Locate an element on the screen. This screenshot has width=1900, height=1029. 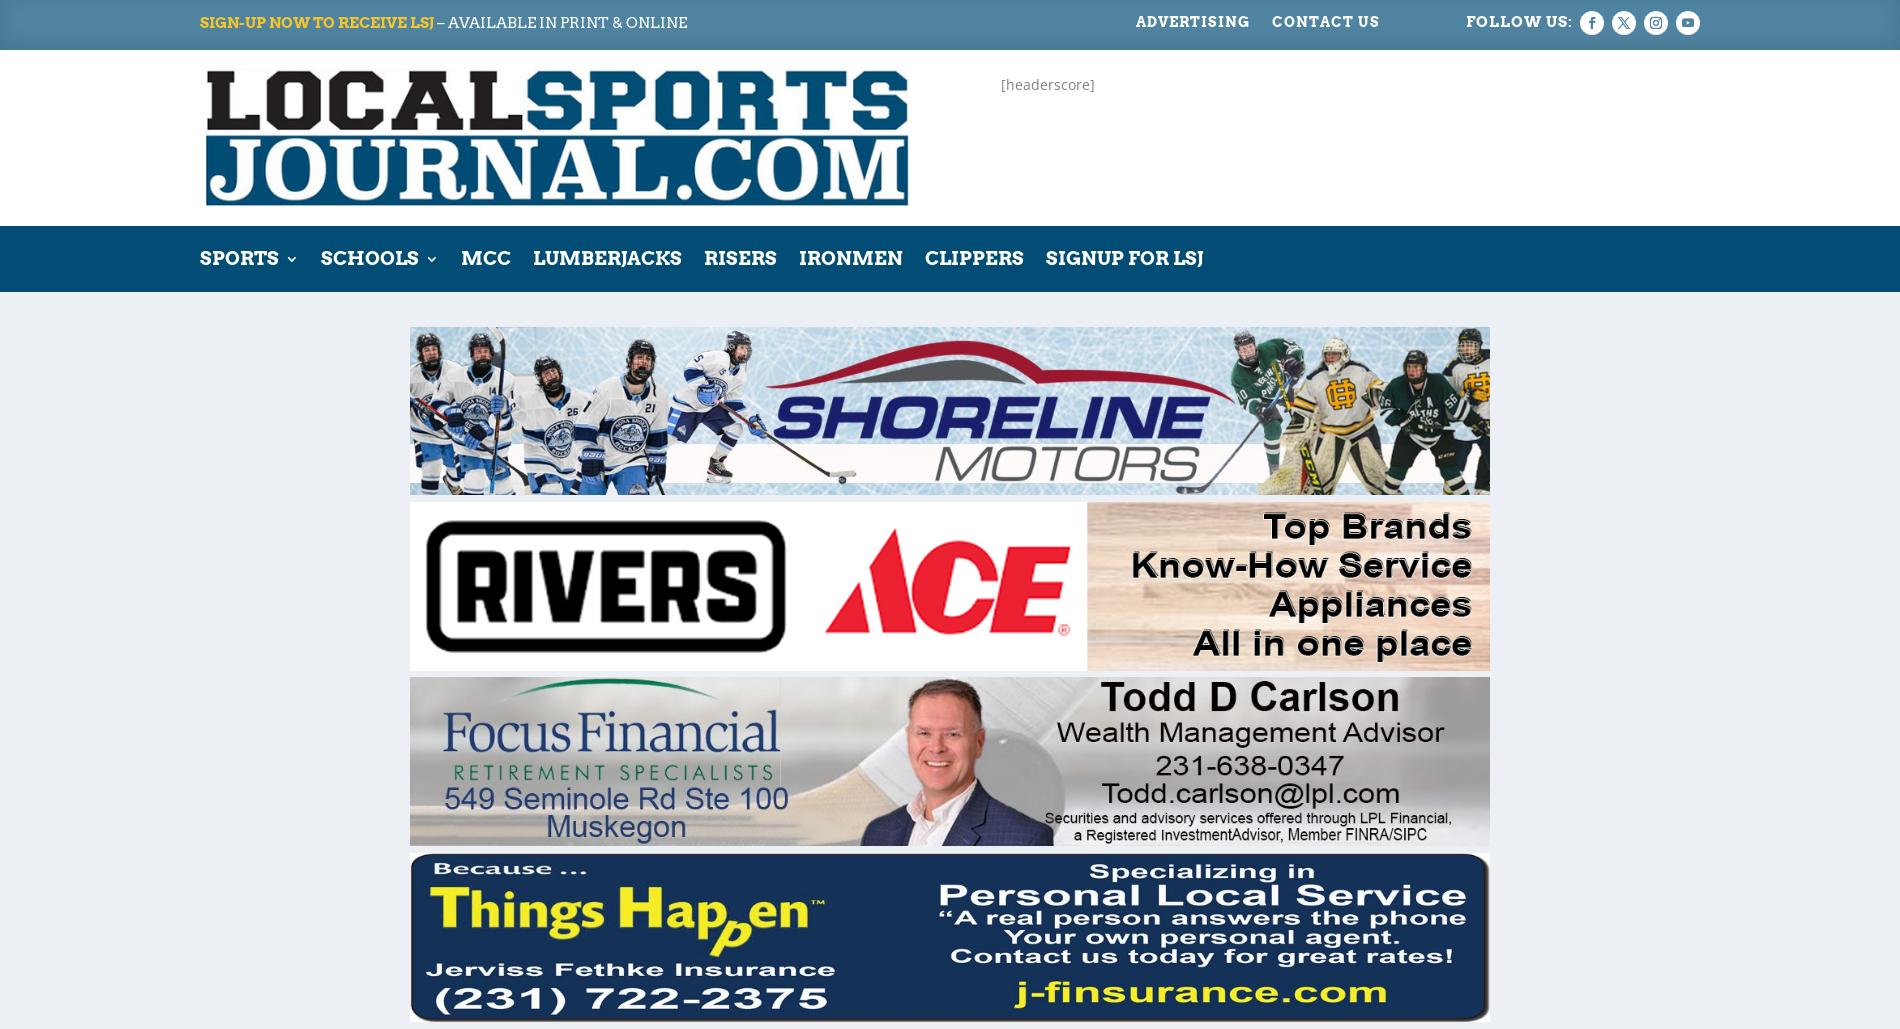
'Ironmen' is located at coordinates (850, 256).